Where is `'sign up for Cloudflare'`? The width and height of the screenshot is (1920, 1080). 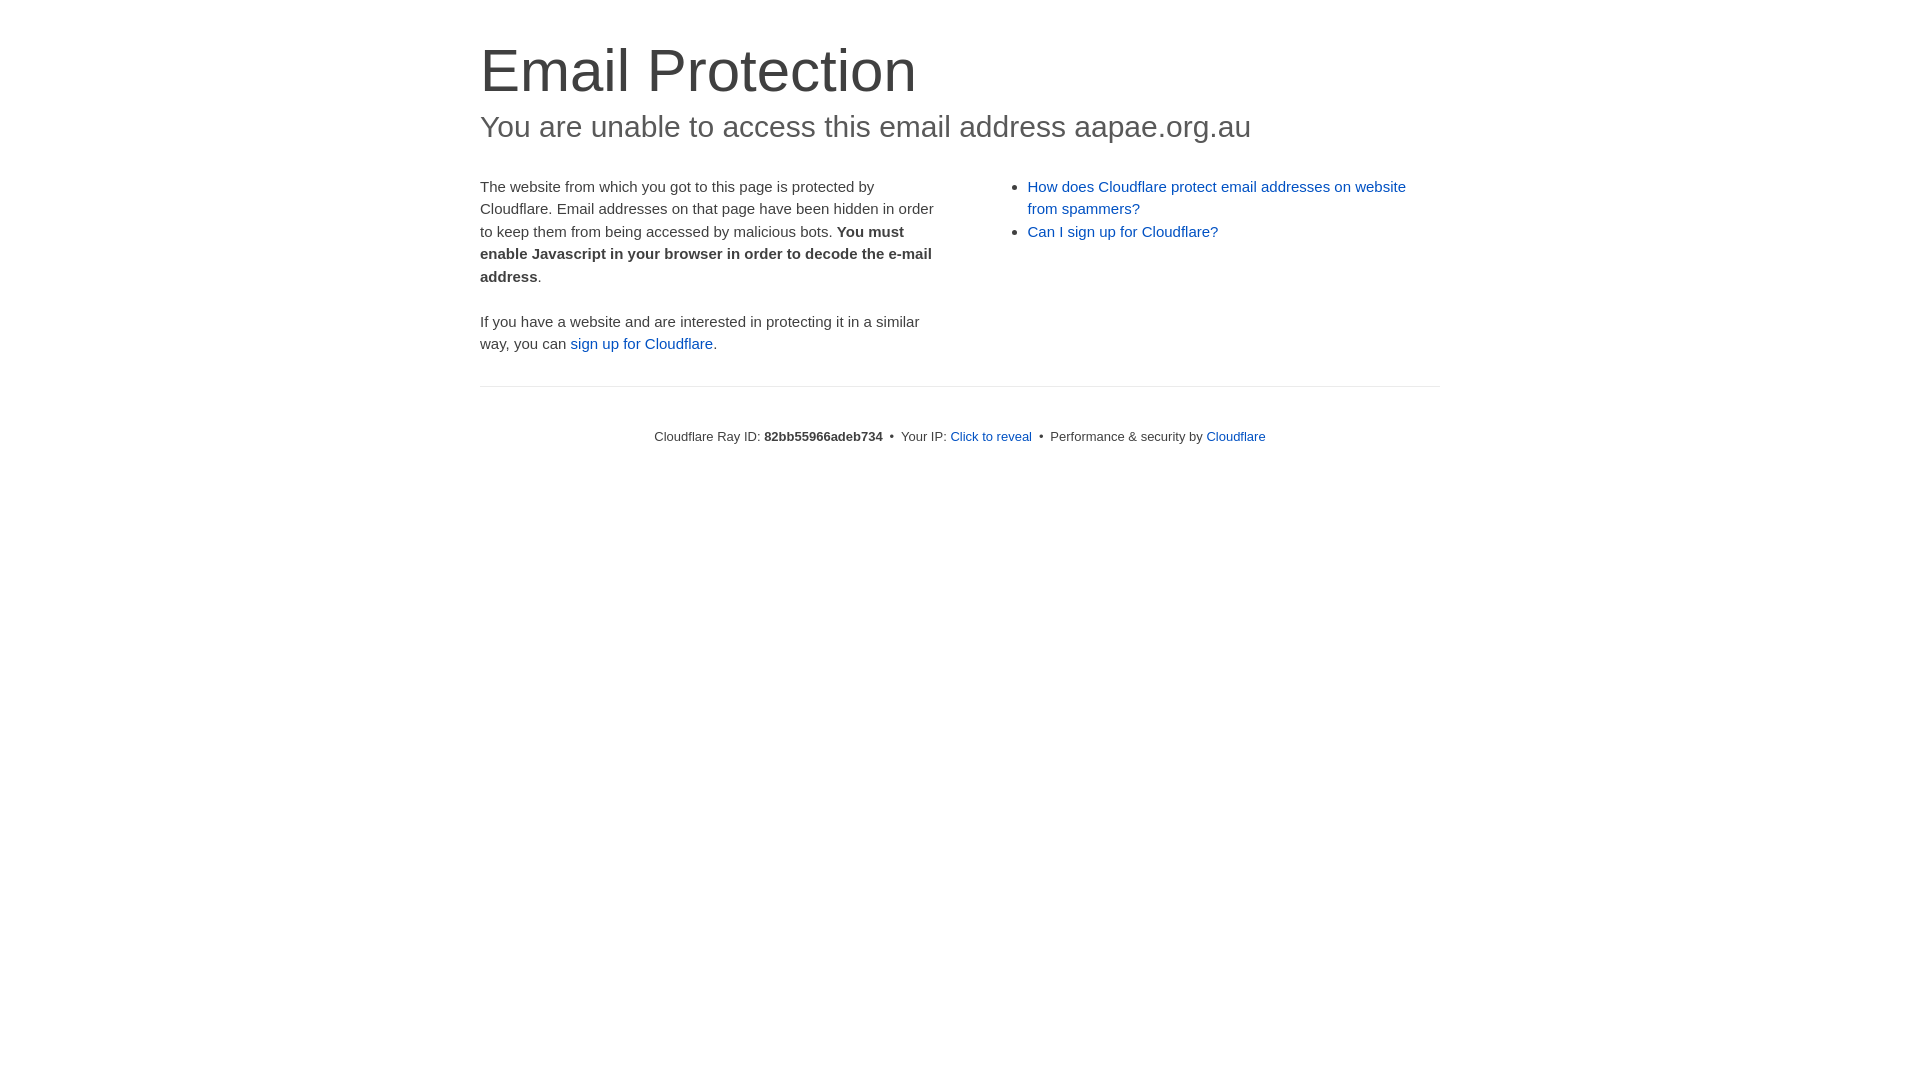 'sign up for Cloudflare' is located at coordinates (642, 342).